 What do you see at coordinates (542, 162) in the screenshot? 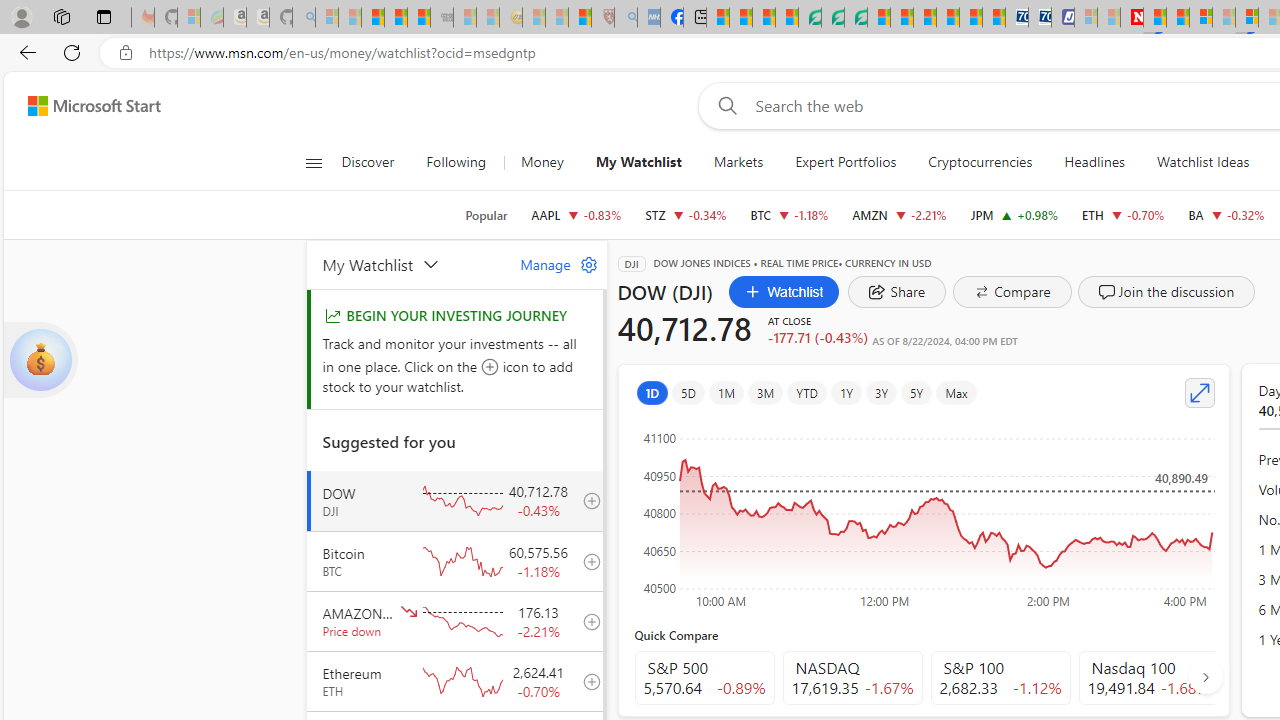
I see `'Money'` at bounding box center [542, 162].